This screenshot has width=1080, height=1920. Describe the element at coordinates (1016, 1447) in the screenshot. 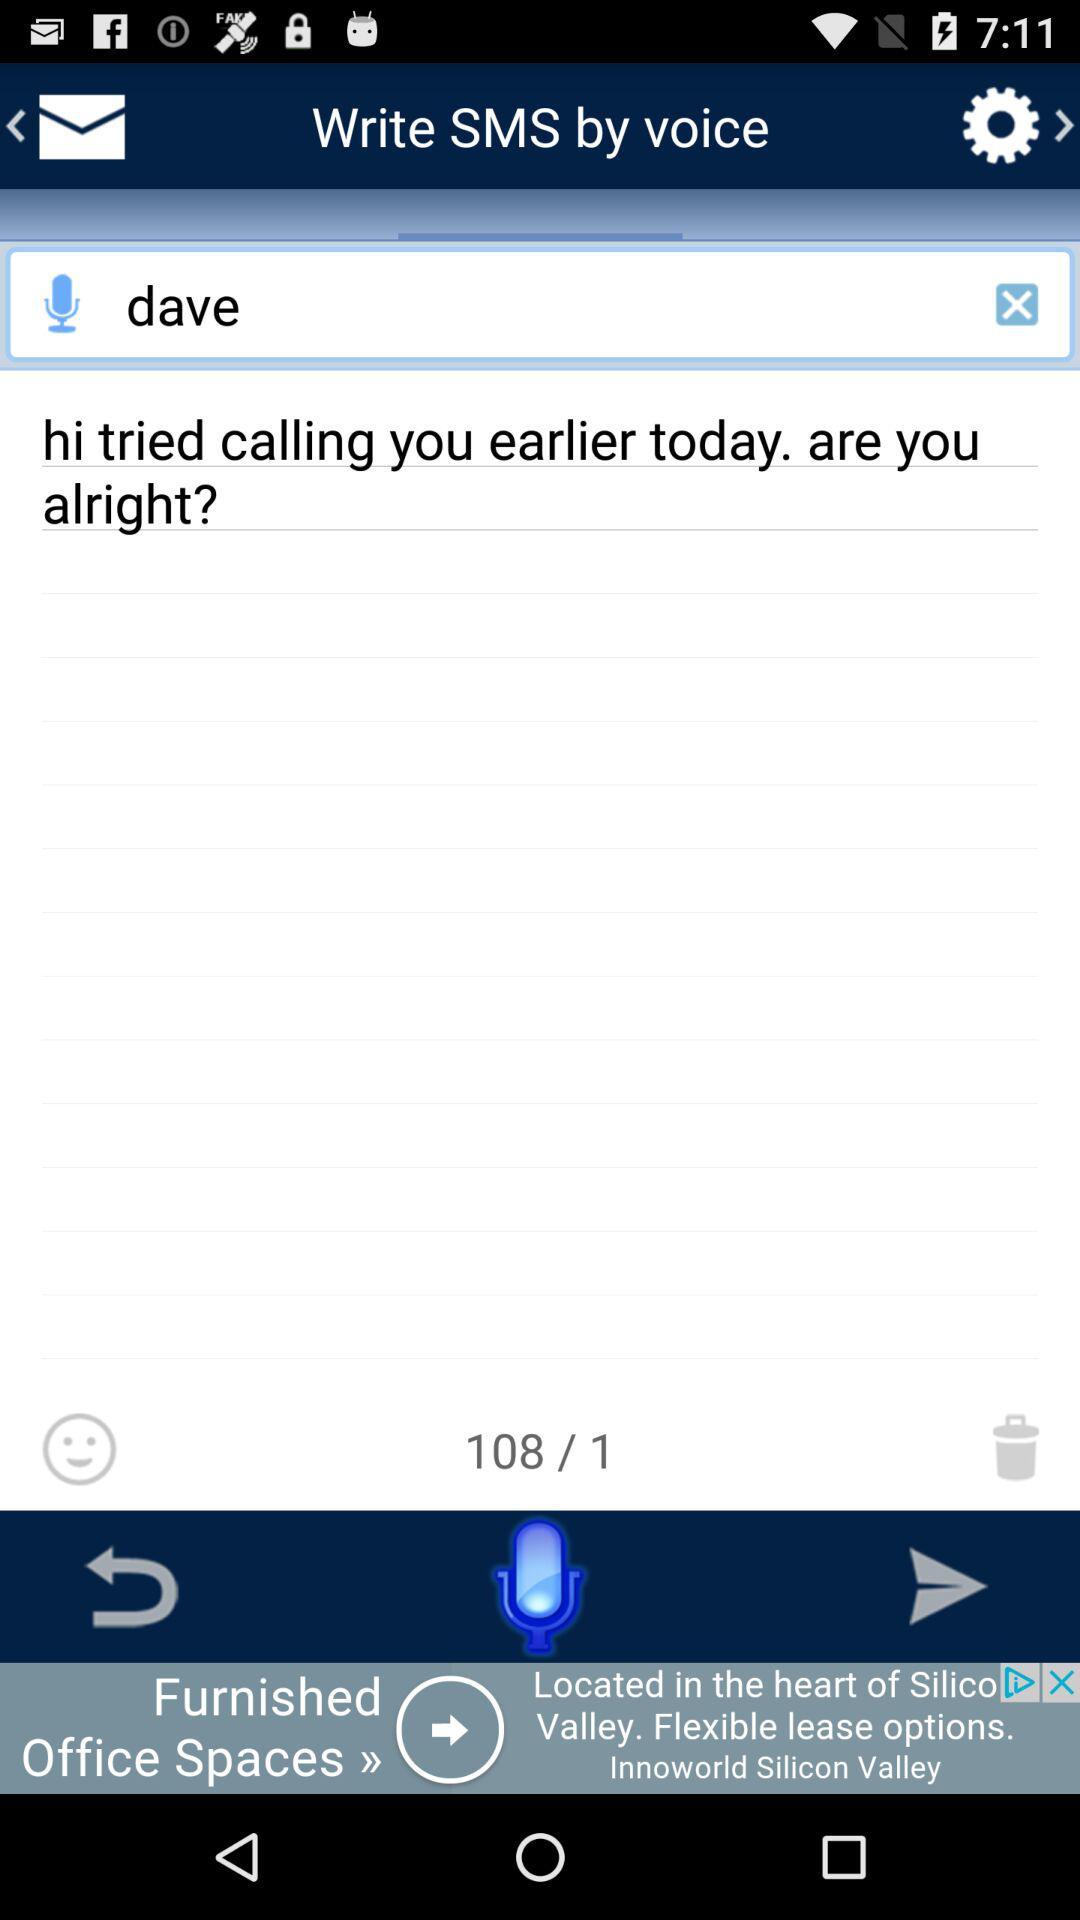

I see `move this message to trash` at that location.